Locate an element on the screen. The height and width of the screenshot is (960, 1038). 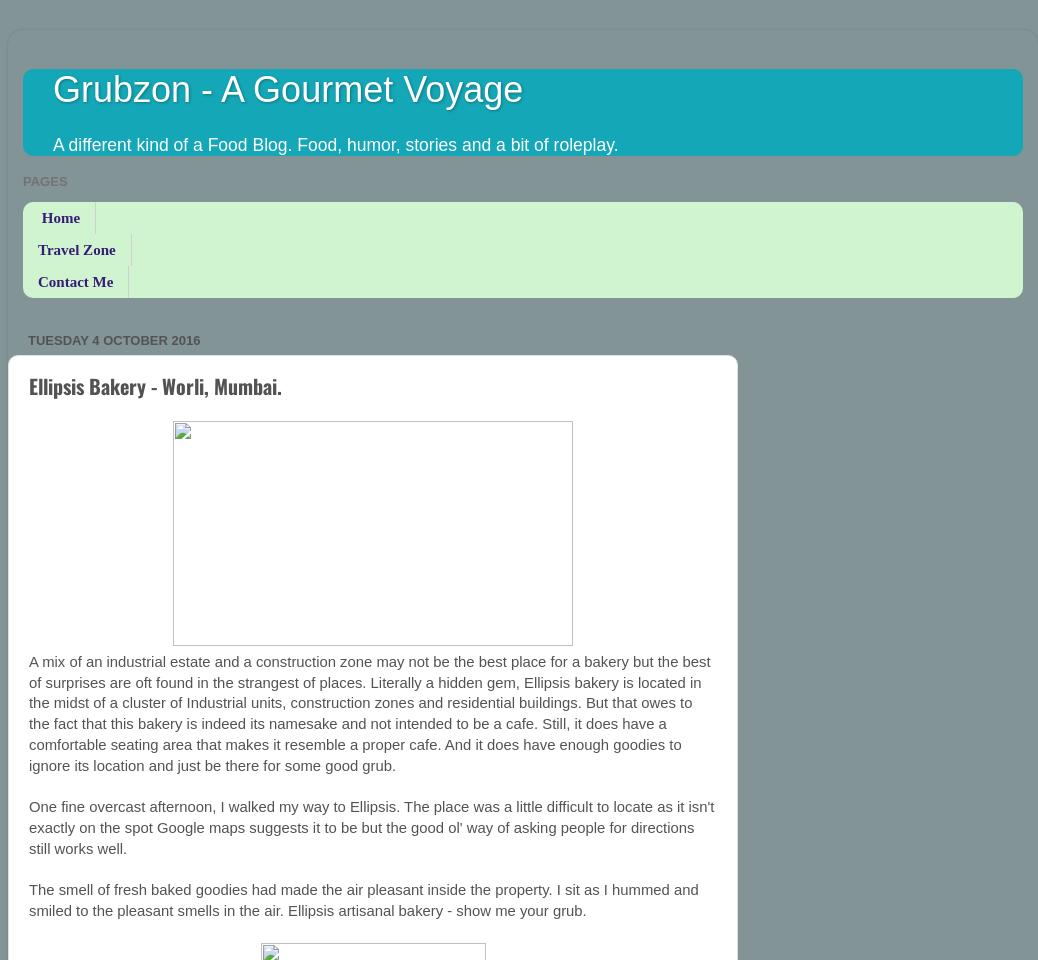
'Grubzon - A Gourmet Voyage' is located at coordinates (288, 89).